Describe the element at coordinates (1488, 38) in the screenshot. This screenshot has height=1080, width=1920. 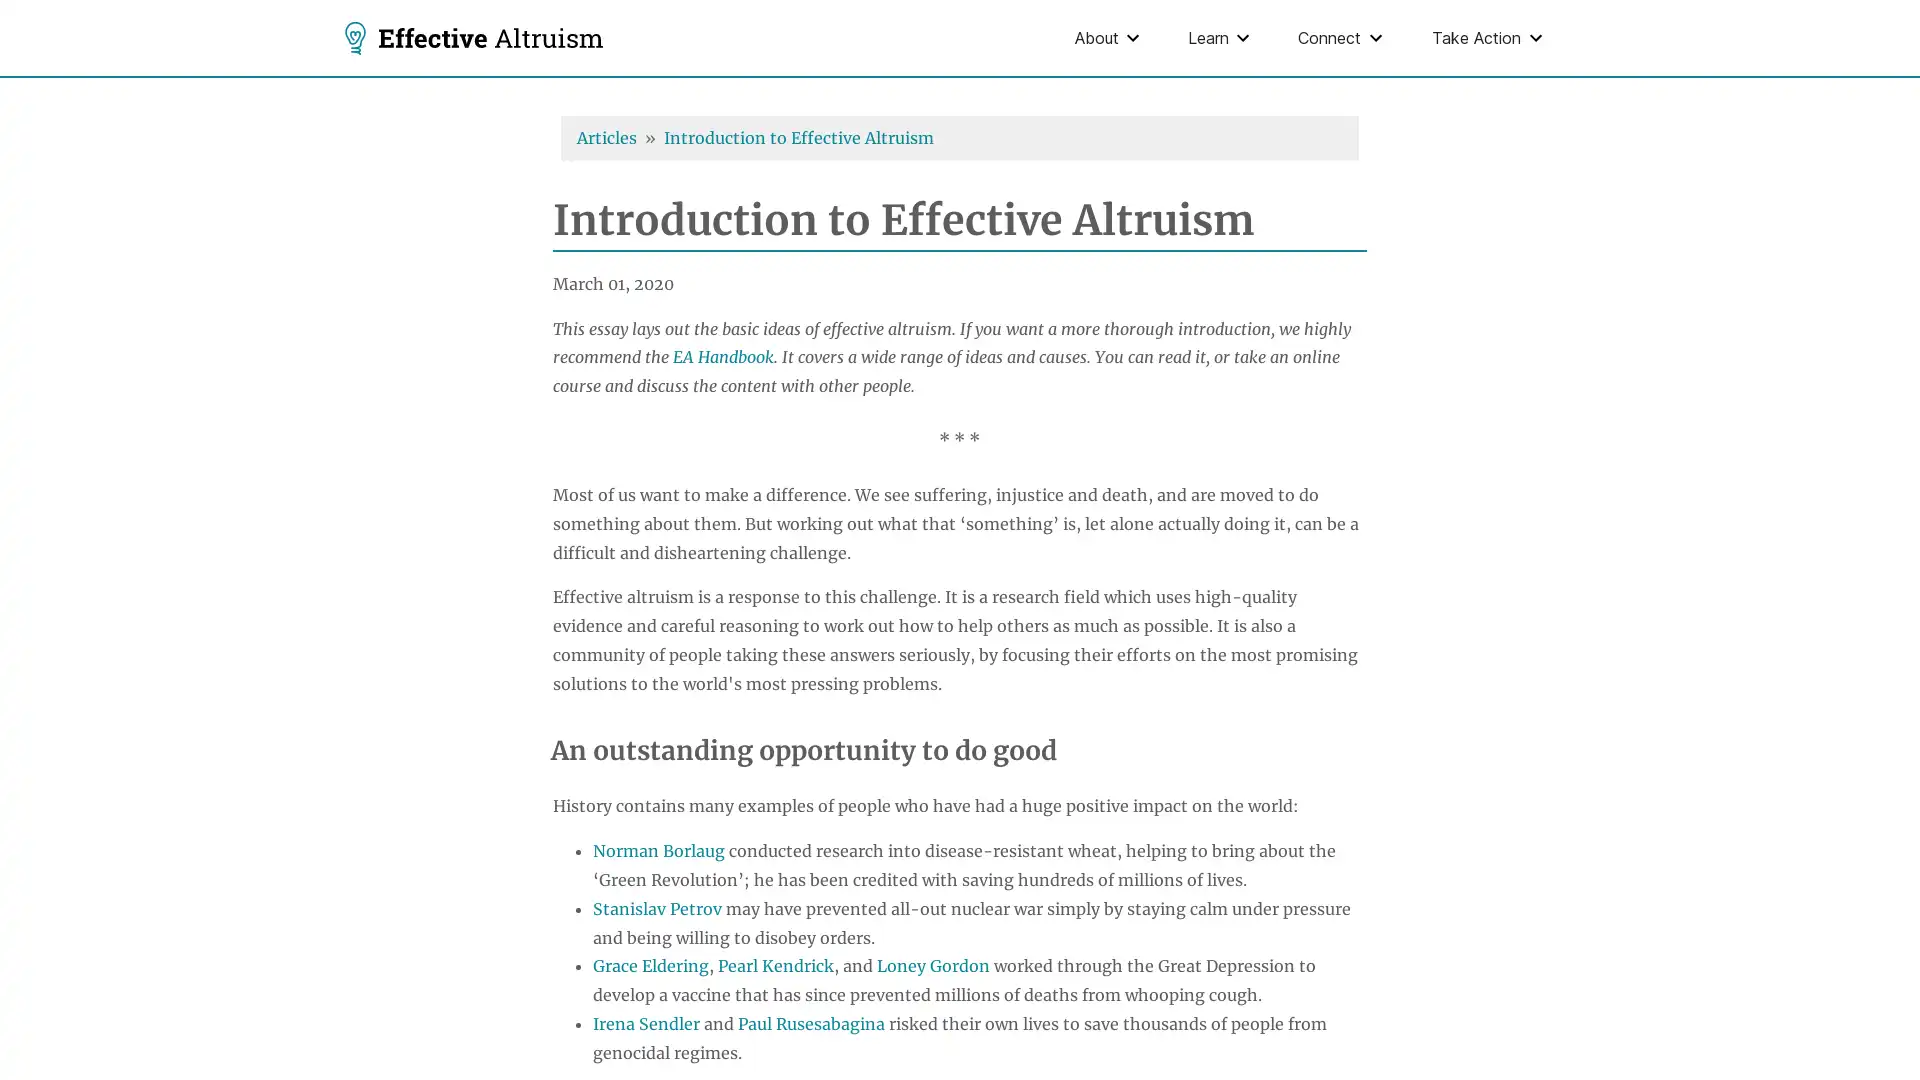
I see `Take Action` at that location.